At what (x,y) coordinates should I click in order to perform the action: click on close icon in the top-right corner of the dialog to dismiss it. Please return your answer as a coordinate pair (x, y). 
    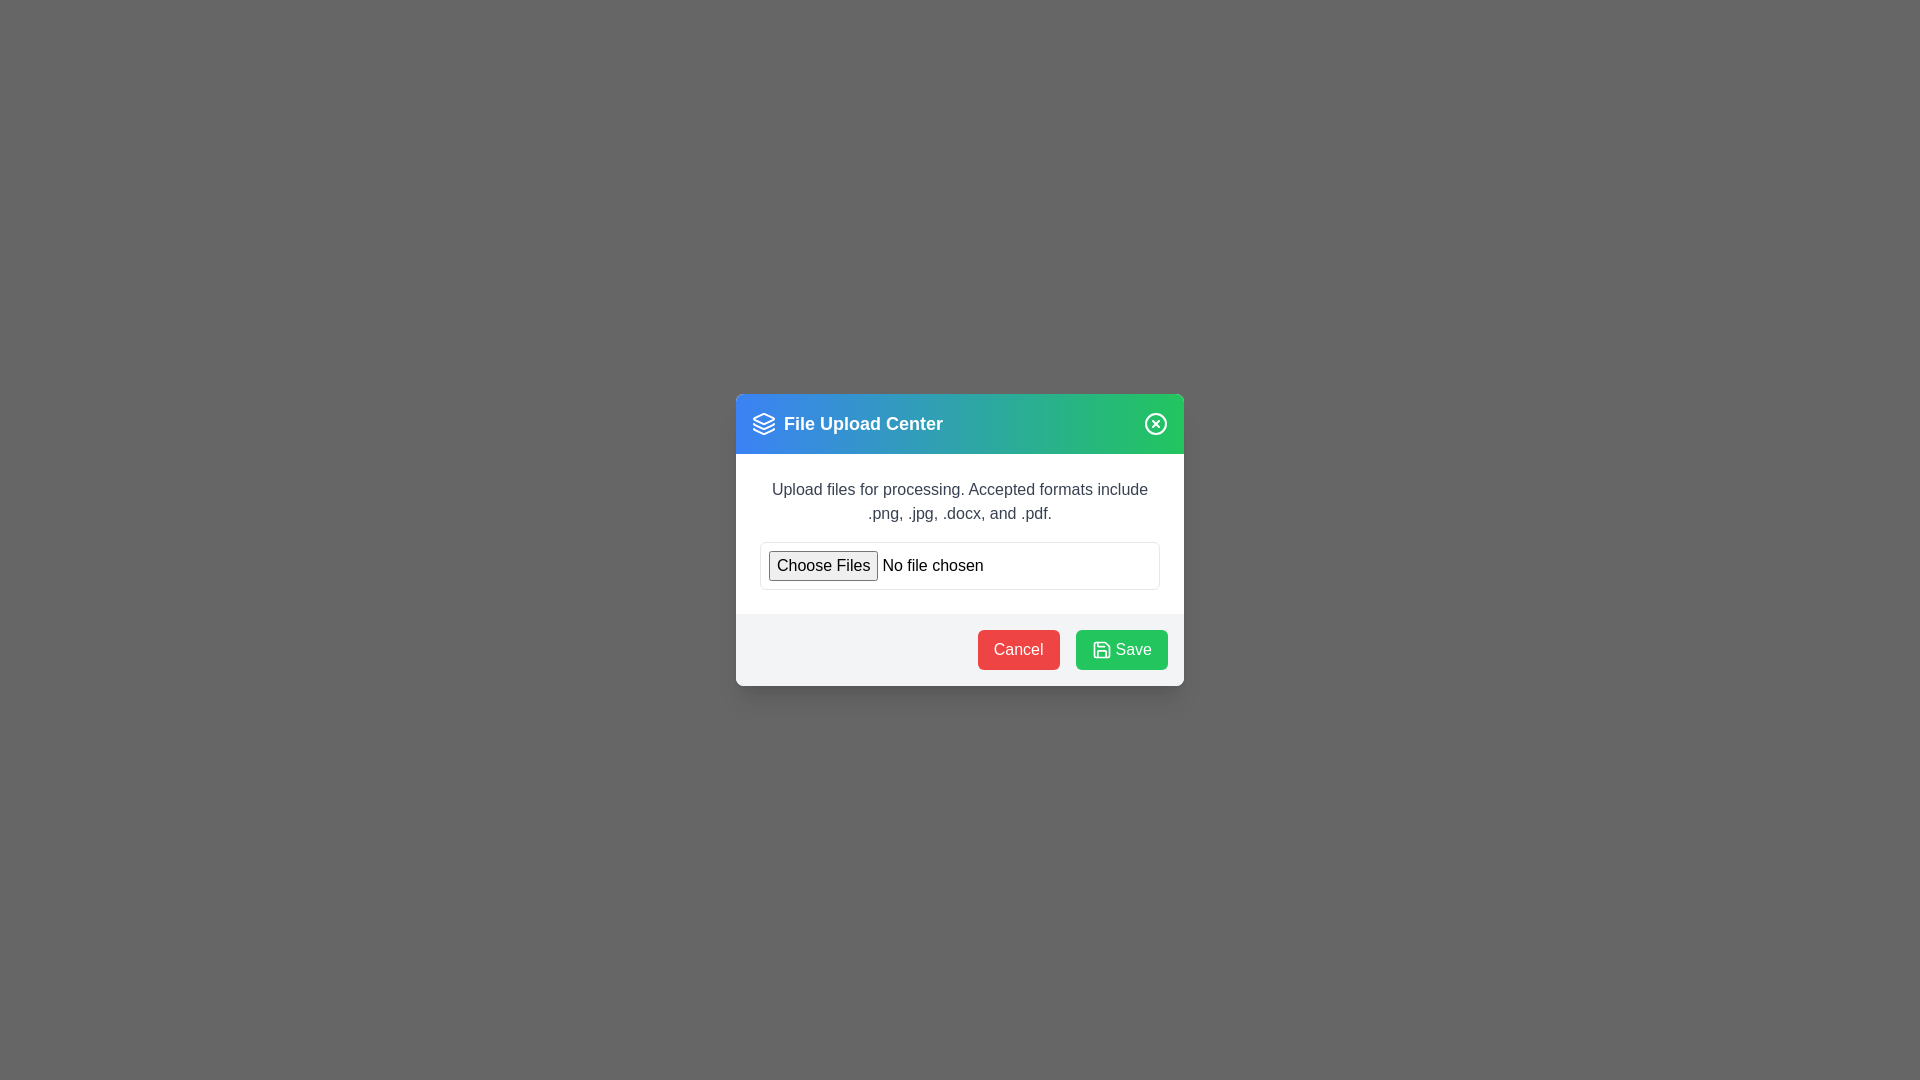
    Looking at the image, I should click on (1156, 423).